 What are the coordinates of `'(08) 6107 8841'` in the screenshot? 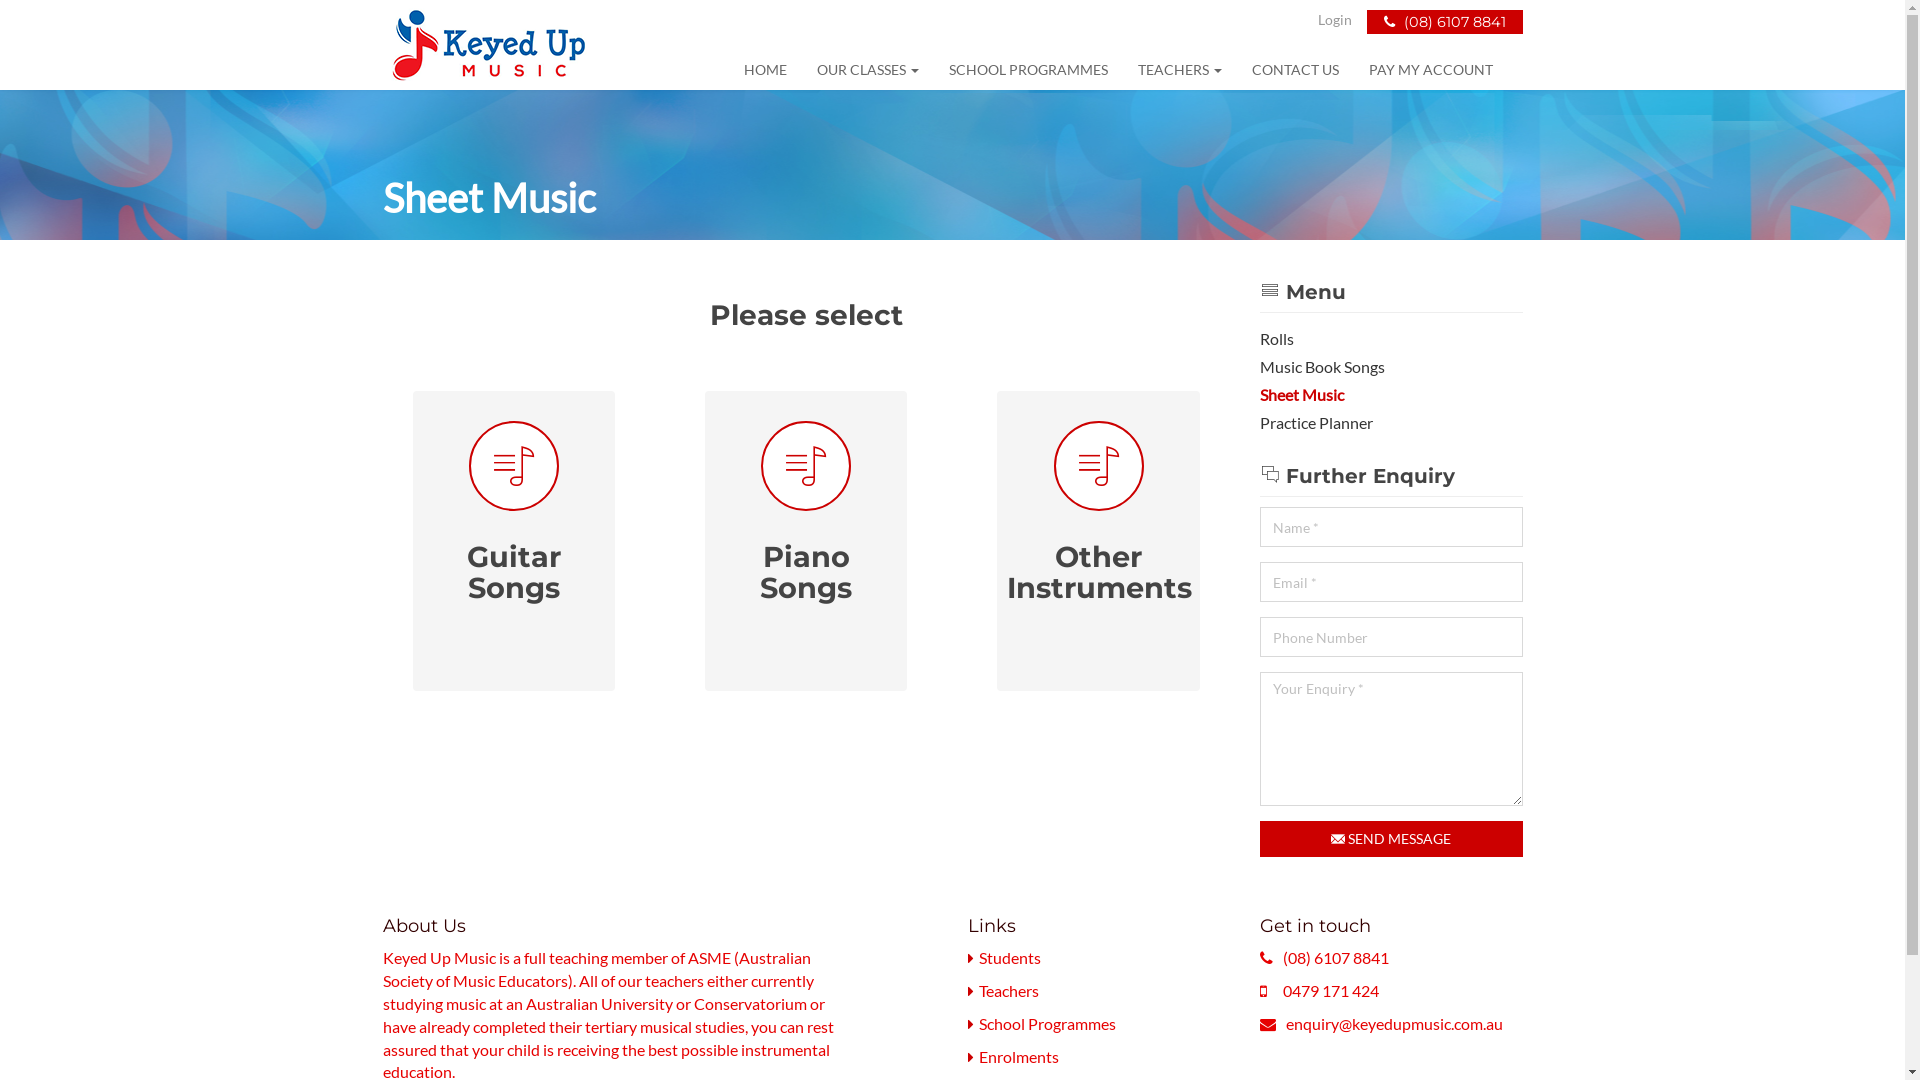 It's located at (1444, 22).